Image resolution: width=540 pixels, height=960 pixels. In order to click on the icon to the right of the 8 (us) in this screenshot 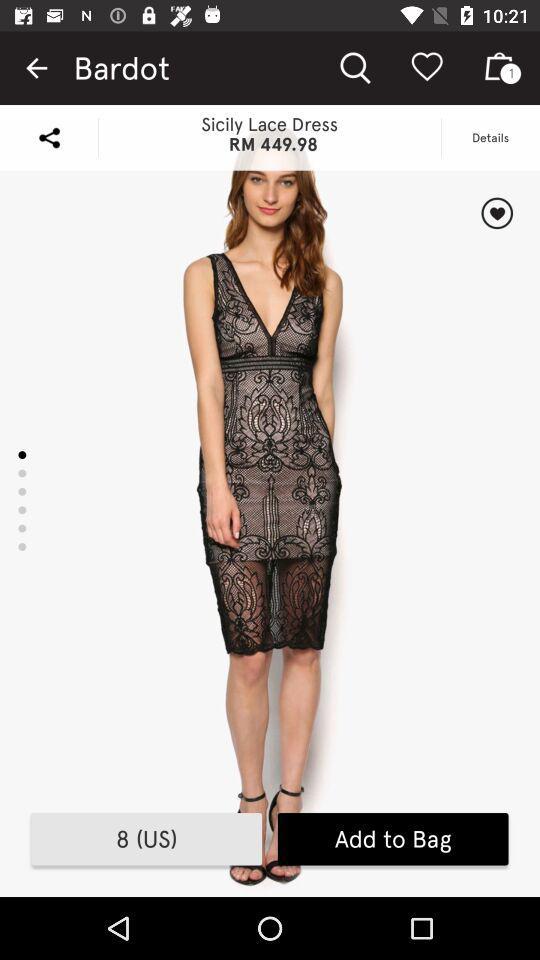, I will do `click(393, 839)`.